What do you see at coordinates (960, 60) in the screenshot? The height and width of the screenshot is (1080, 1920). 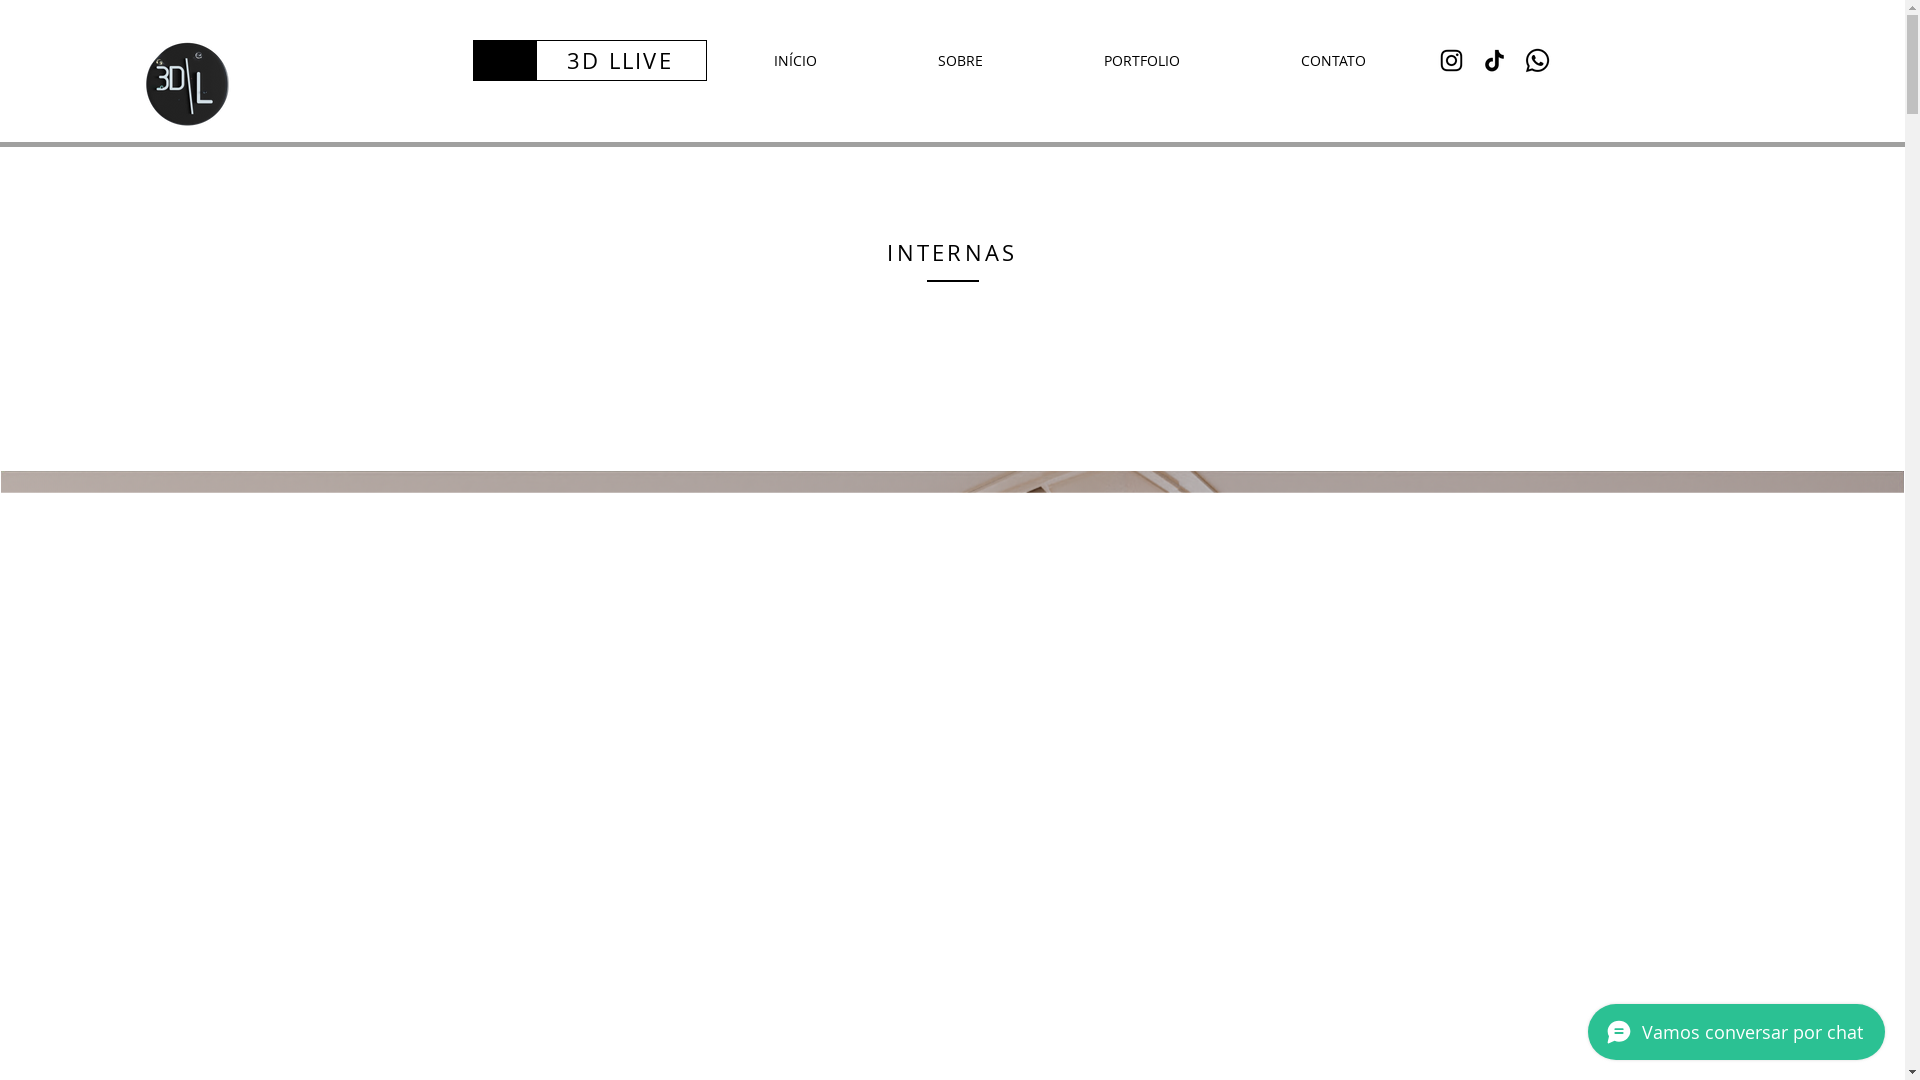 I see `'SOBRE'` at bounding box center [960, 60].